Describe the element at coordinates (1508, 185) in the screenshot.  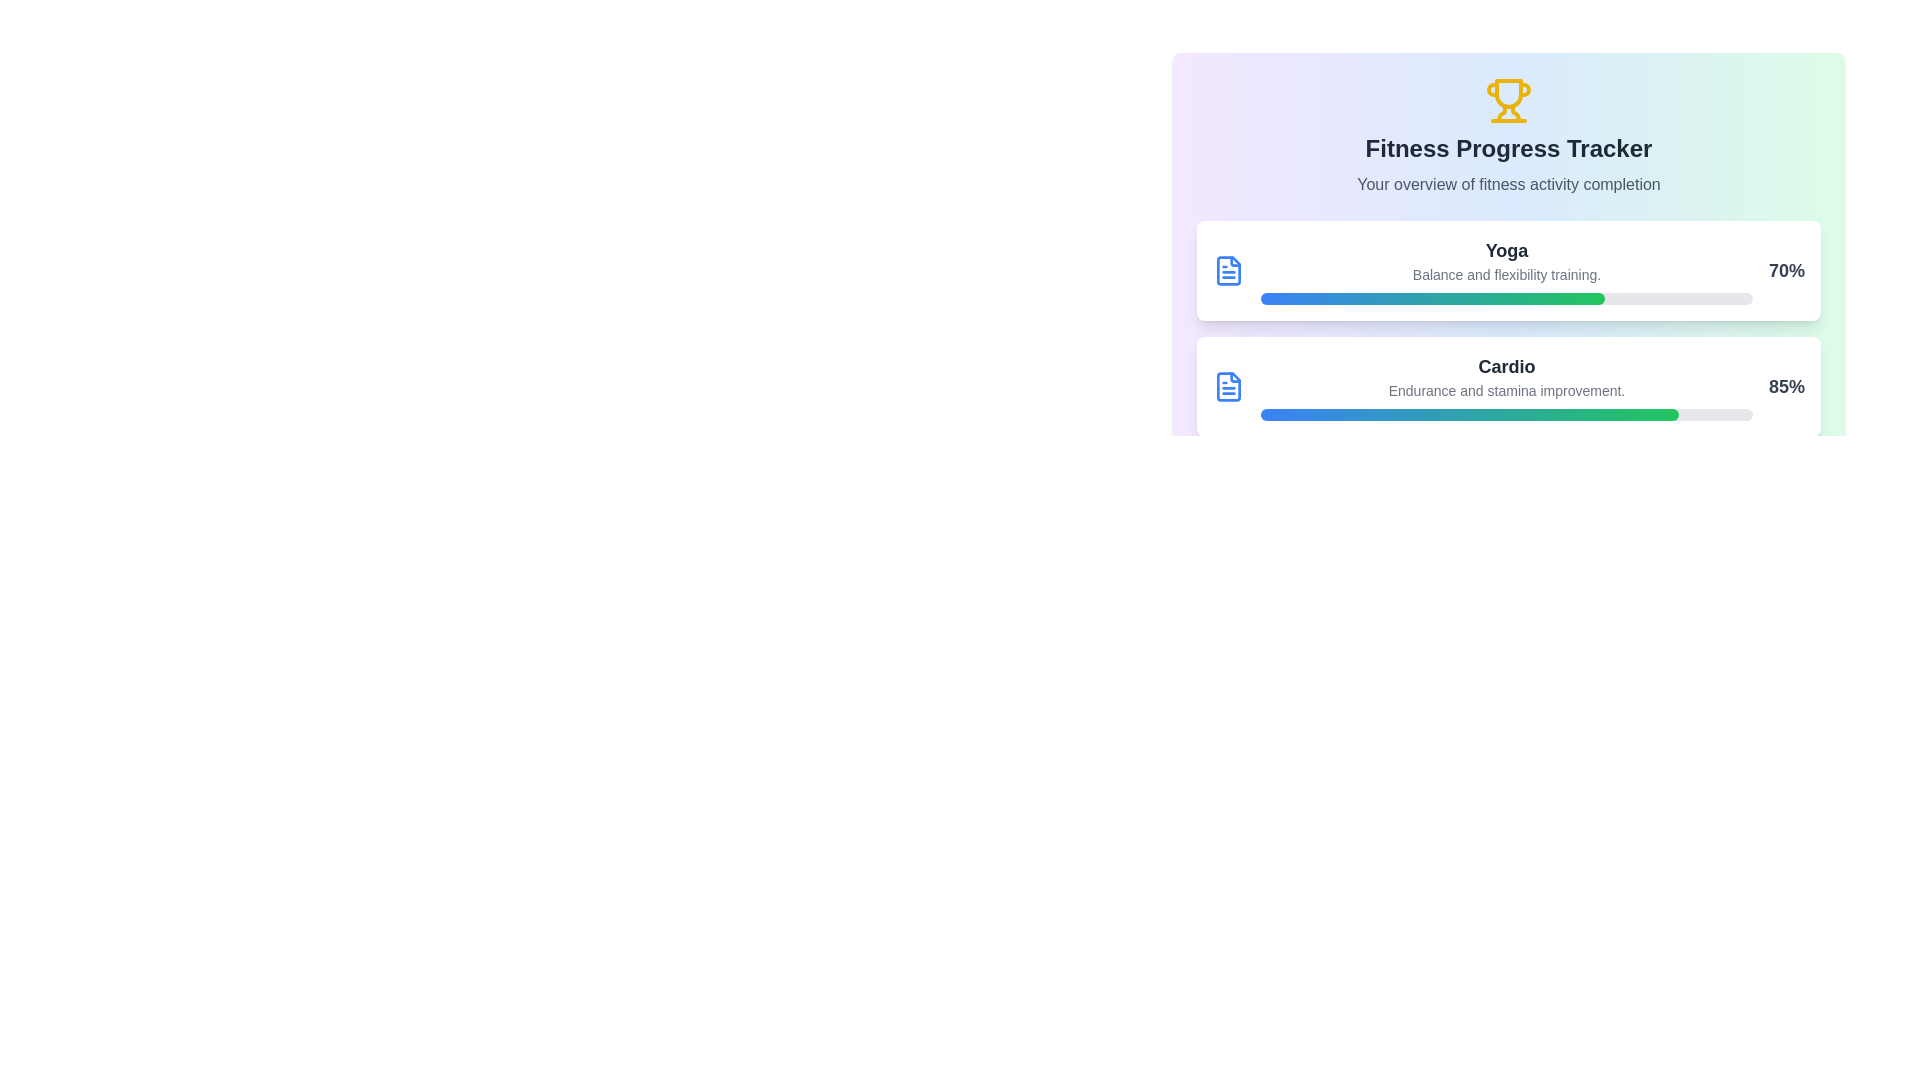
I see `the subtitle text providing context for the 'Fitness Progress Tracker' section, which is located directly under the heading and is horizontally centered` at that location.